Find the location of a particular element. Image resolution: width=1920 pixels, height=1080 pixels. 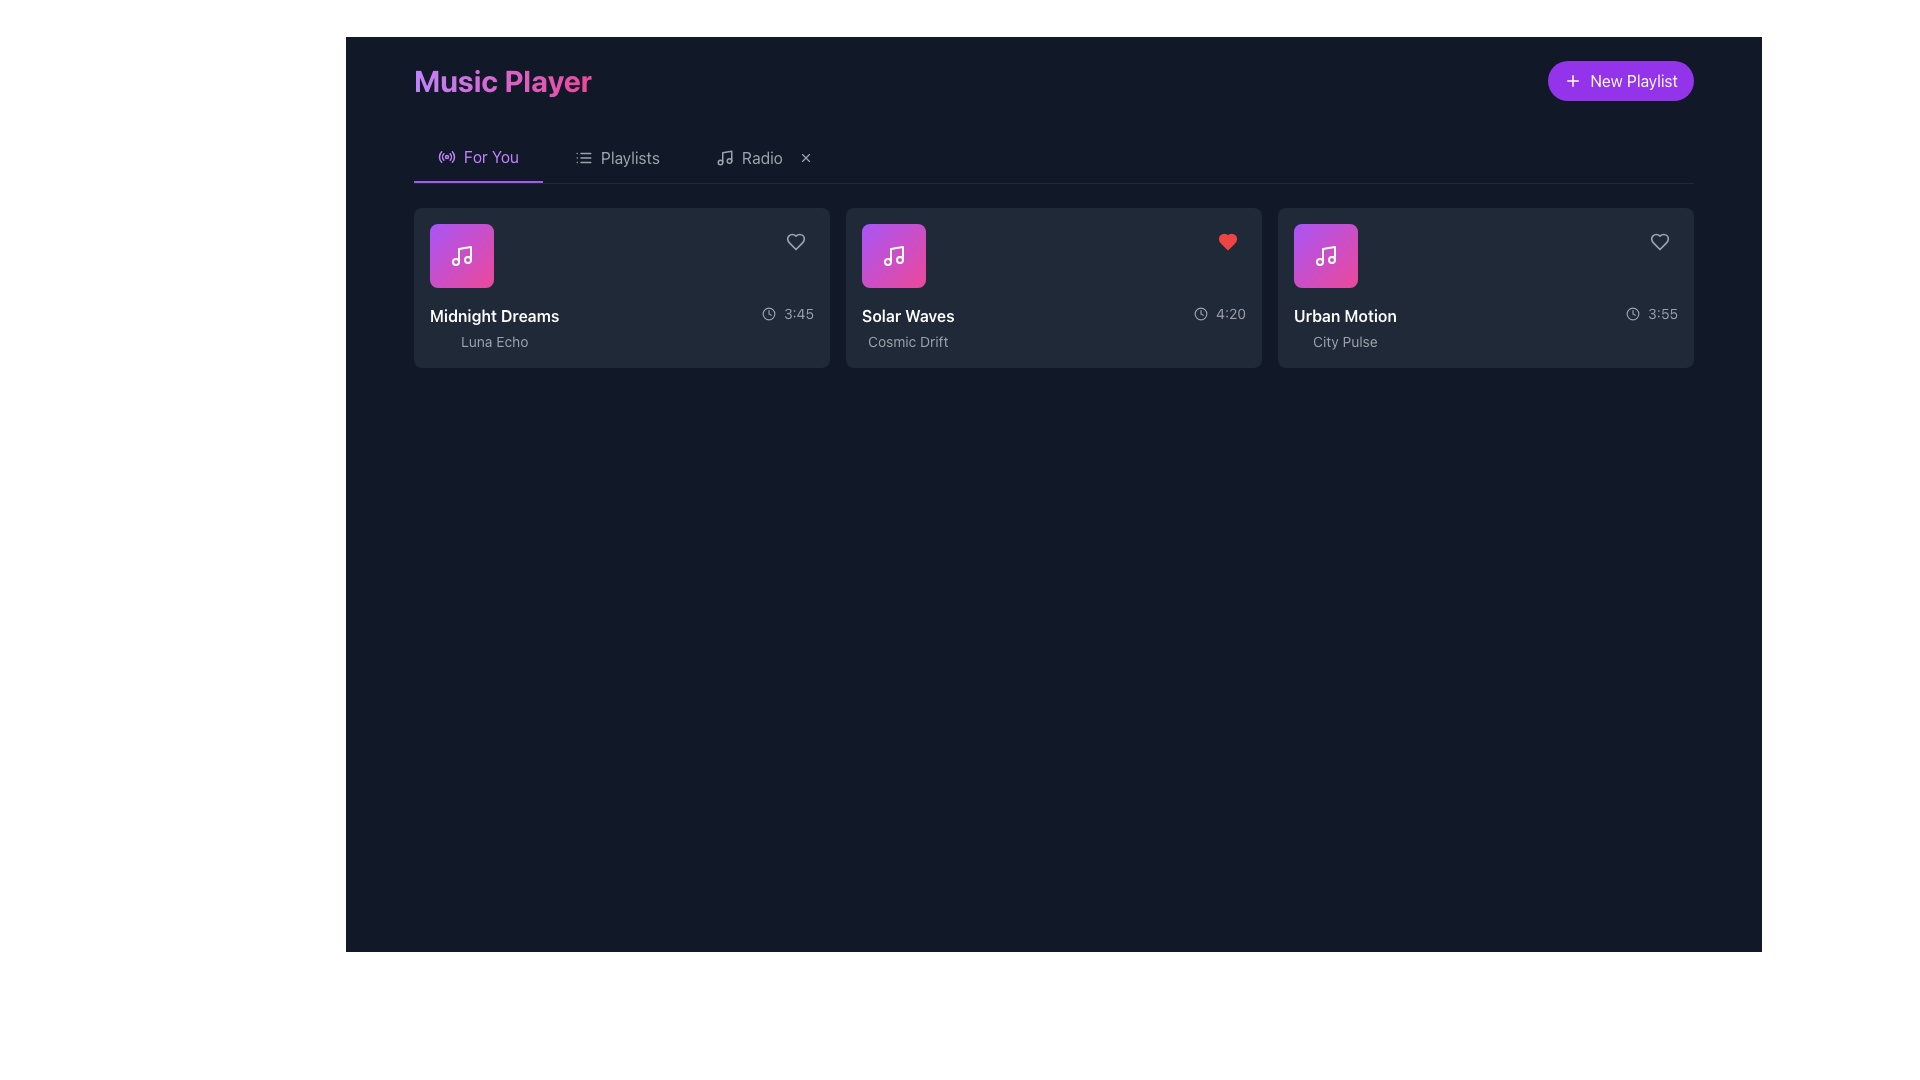

the circular shape representing part of the icon for the song 'Midnight Dreams', located to the left of the duration text '3:45' is located at coordinates (767, 313).